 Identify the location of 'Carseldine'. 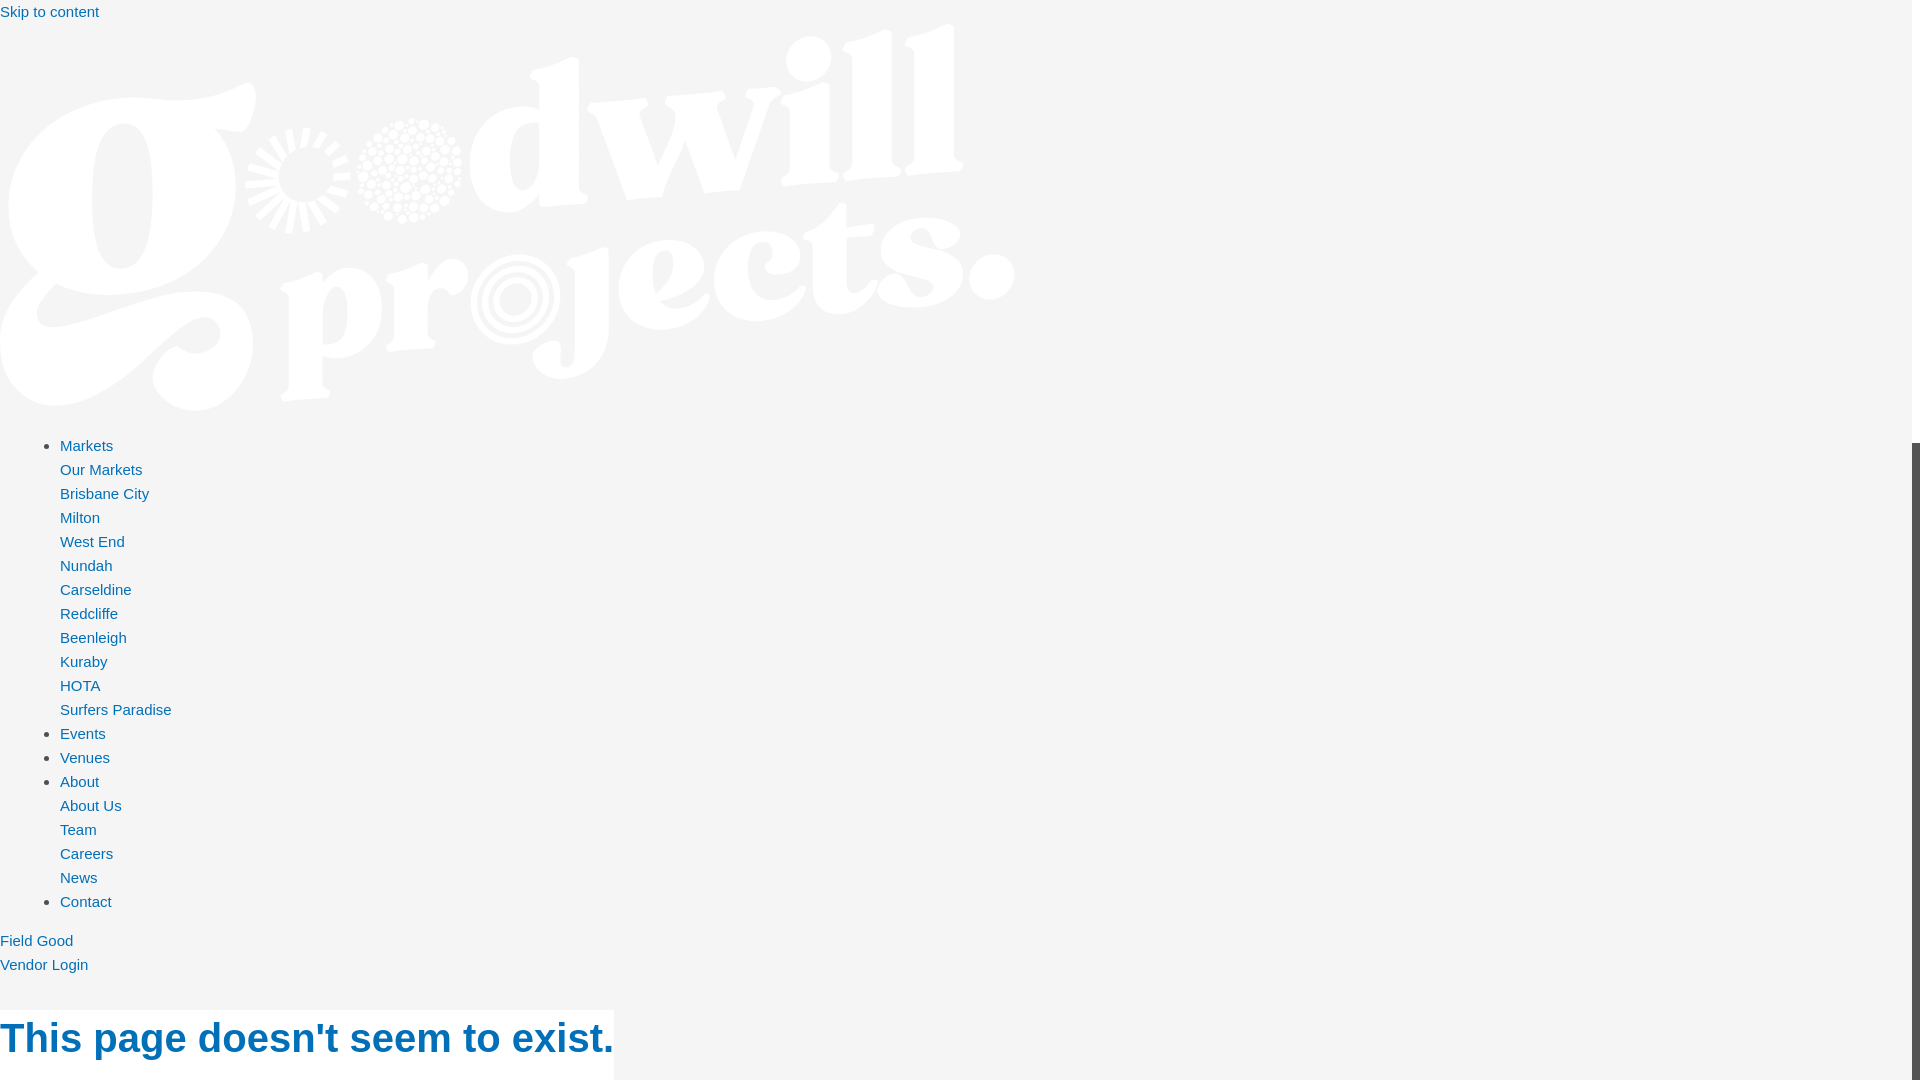
(95, 588).